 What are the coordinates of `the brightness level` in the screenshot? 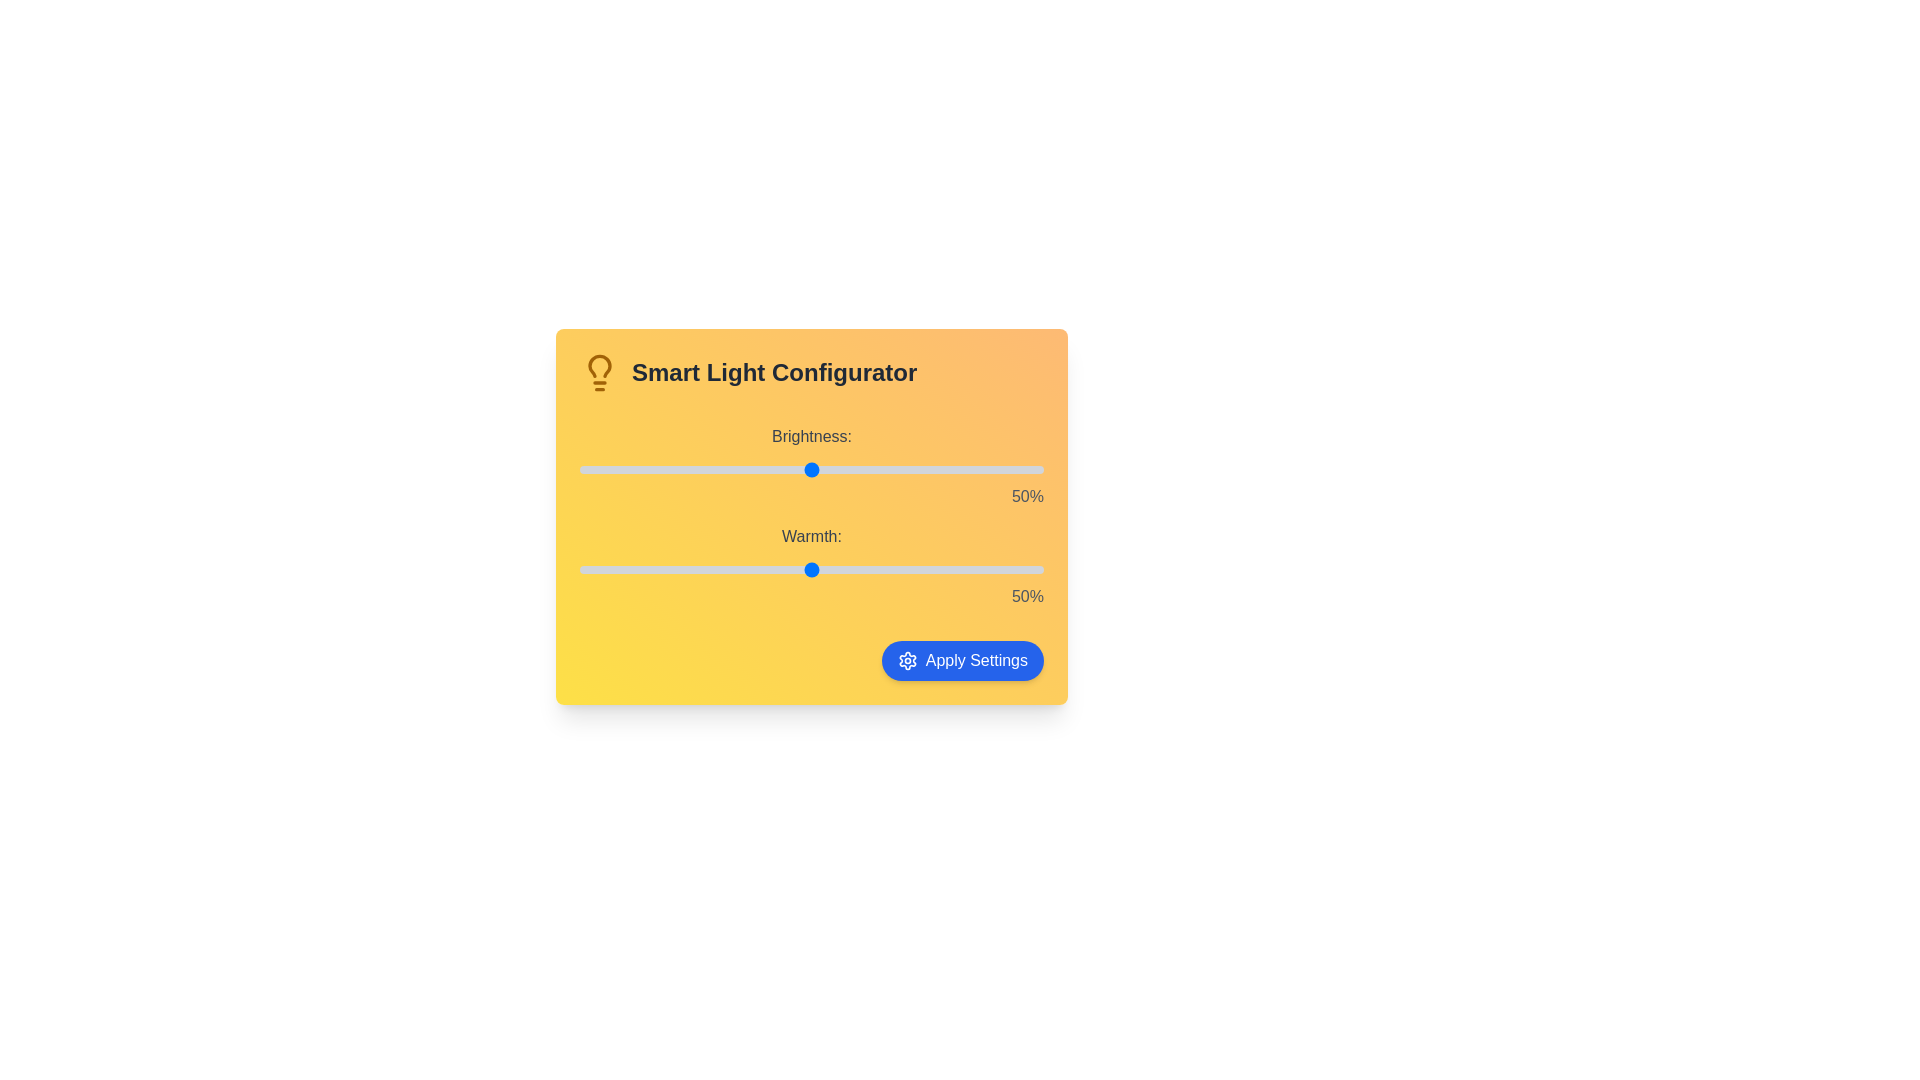 It's located at (965, 470).